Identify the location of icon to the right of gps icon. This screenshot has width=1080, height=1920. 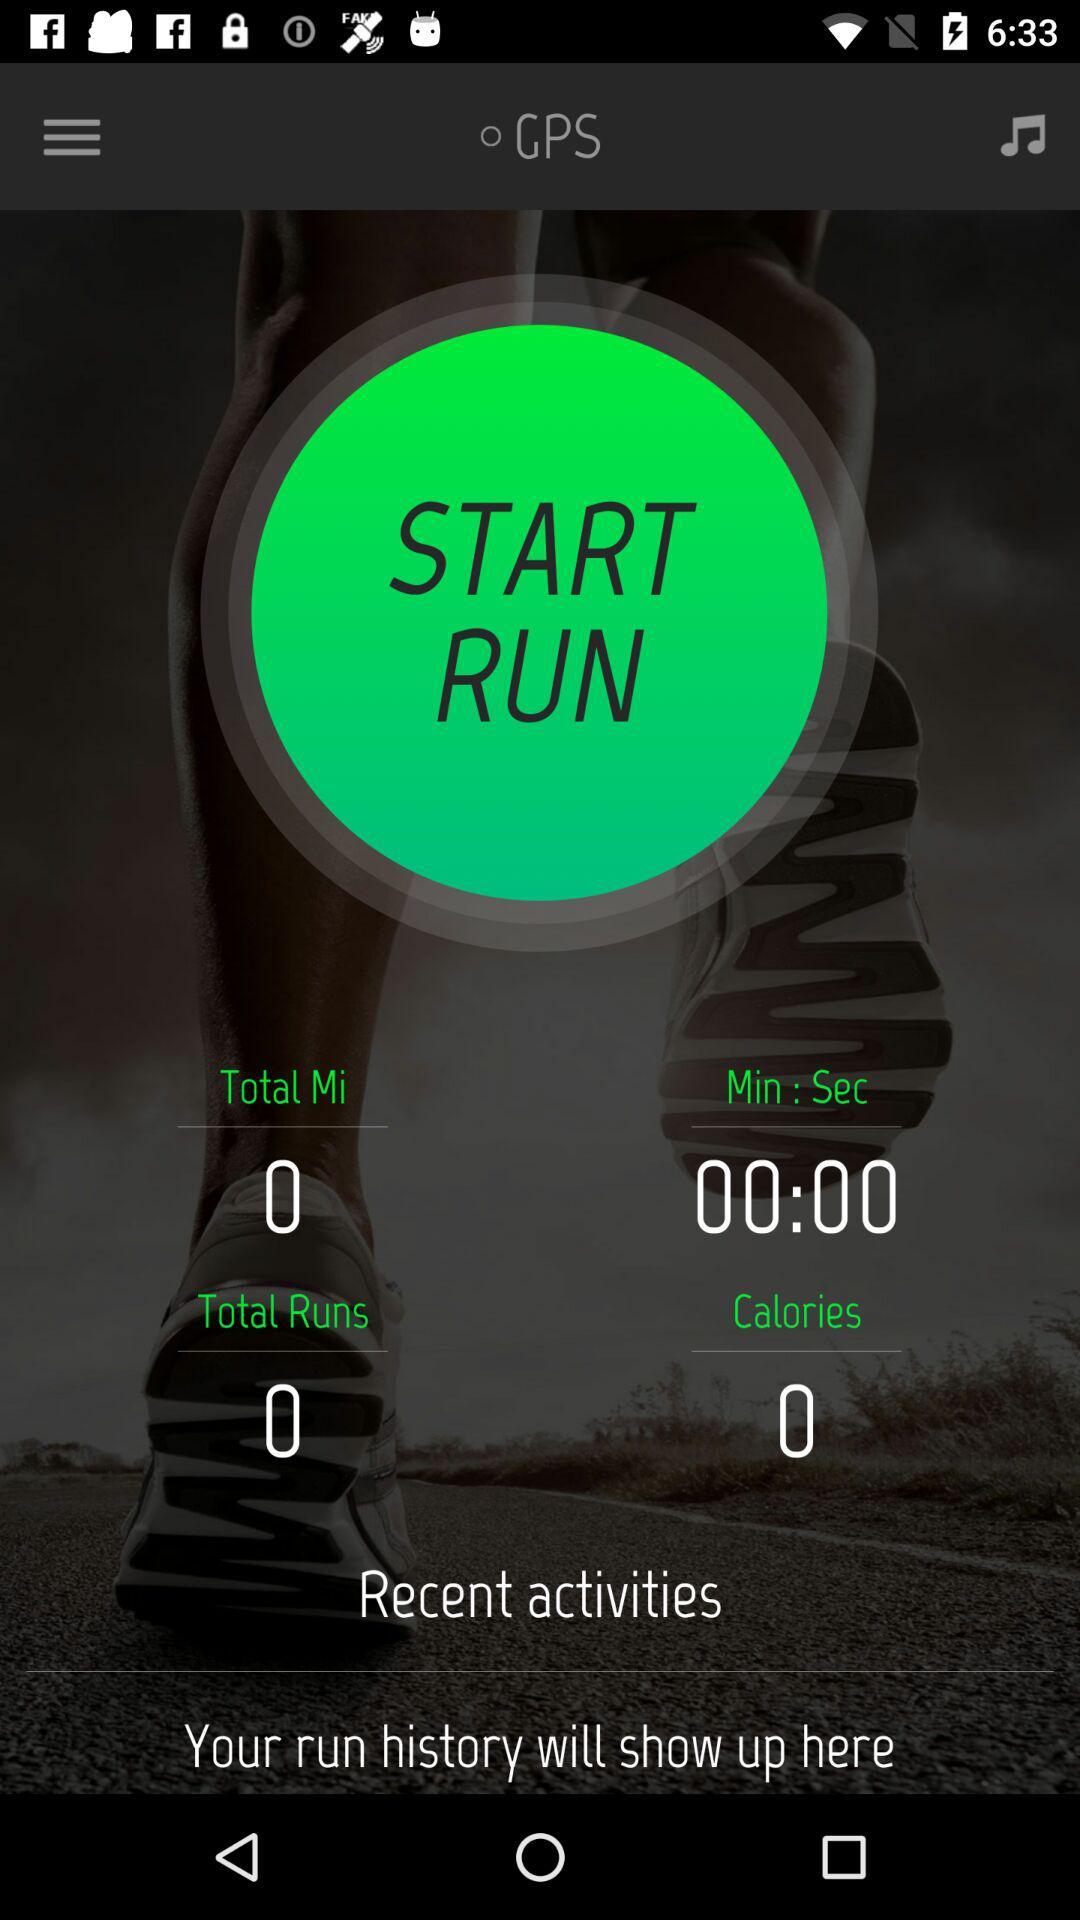
(1023, 135).